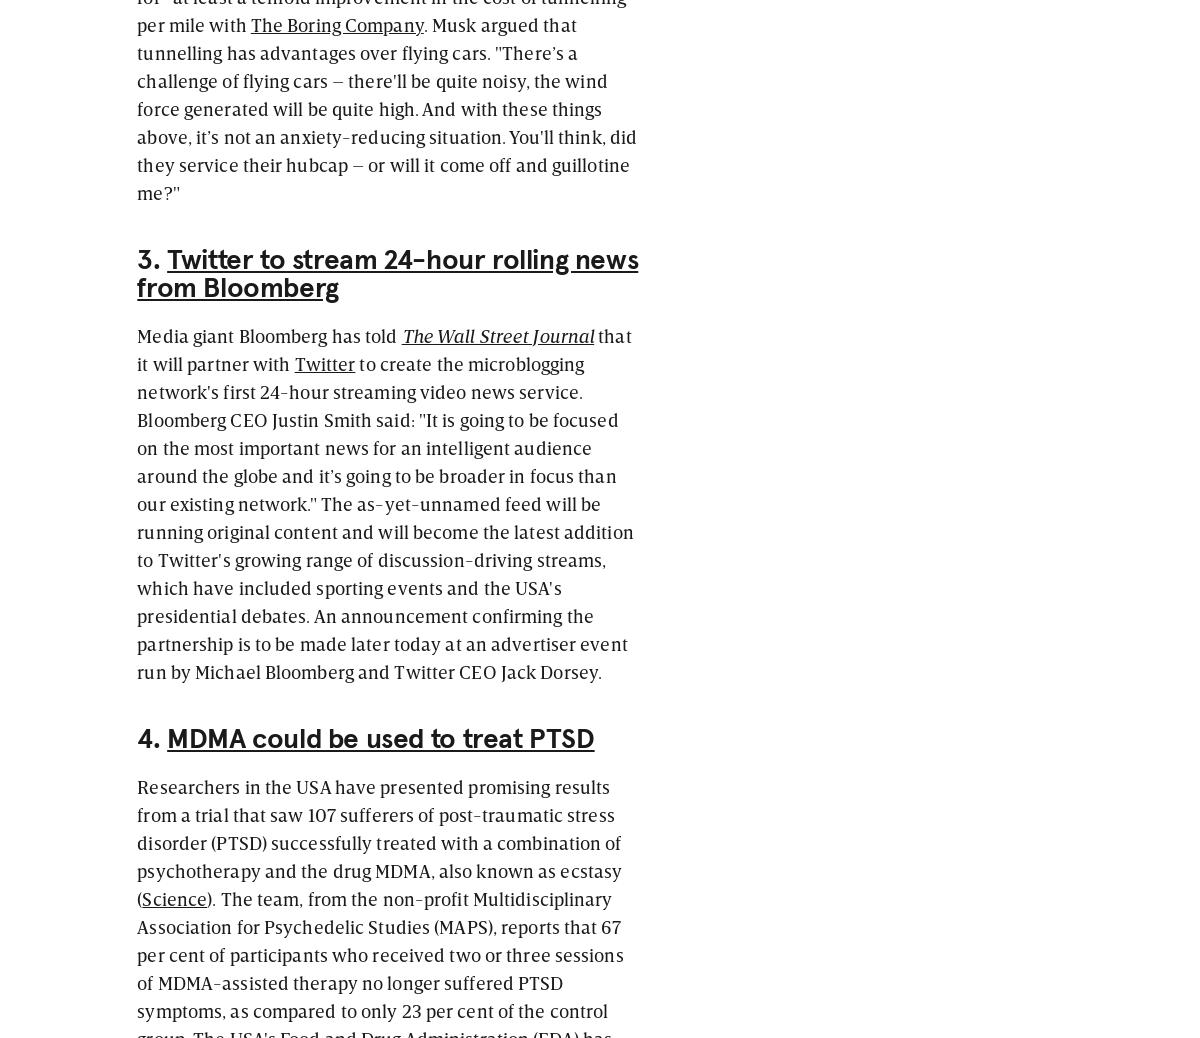 The height and width of the screenshot is (1038, 1200). Describe the element at coordinates (387, 106) in the screenshot. I see `'. Musk argued that tunnelling has advantages over flying cars. "There’s a challenge of flying cars – there'll be quite noisy, the wind force generated will be quite high. And with these things above, it’s not an anxiety-reducing situation. You'll think, did they service their hubcap – or will it come off and guillotine me?"'` at that location.